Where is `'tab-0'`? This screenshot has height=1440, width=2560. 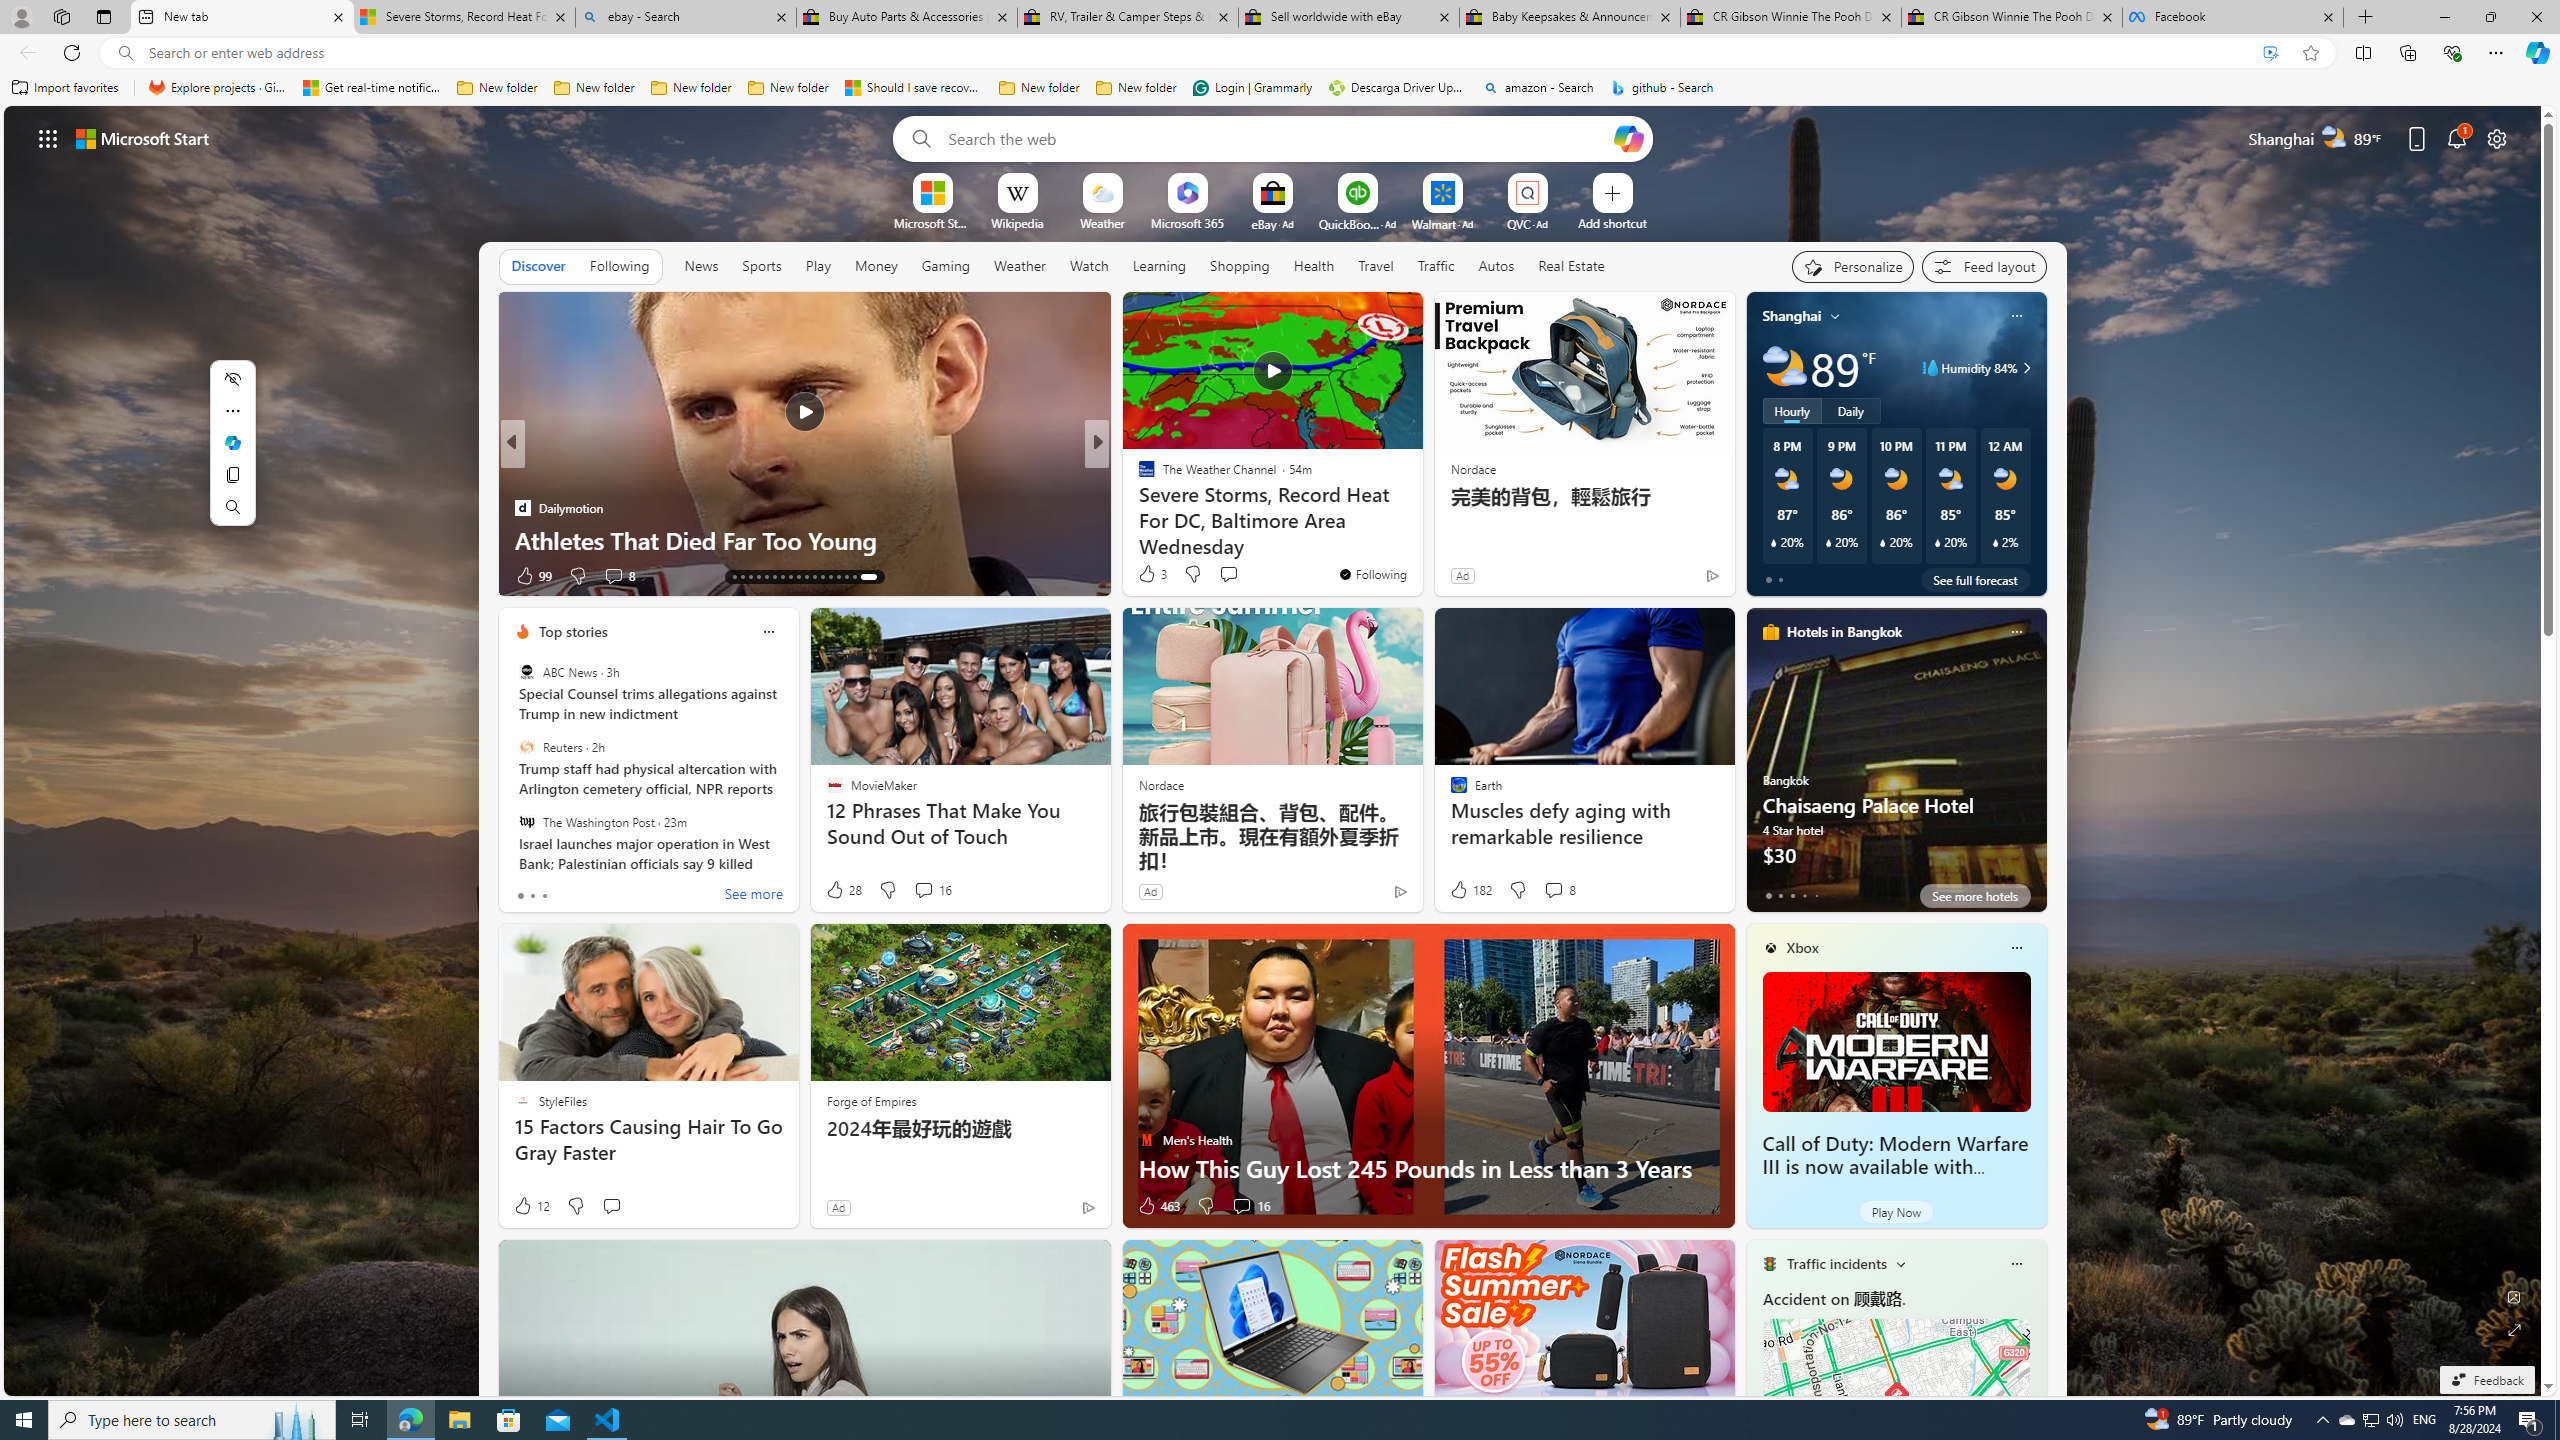
'tab-0' is located at coordinates (1766, 895).